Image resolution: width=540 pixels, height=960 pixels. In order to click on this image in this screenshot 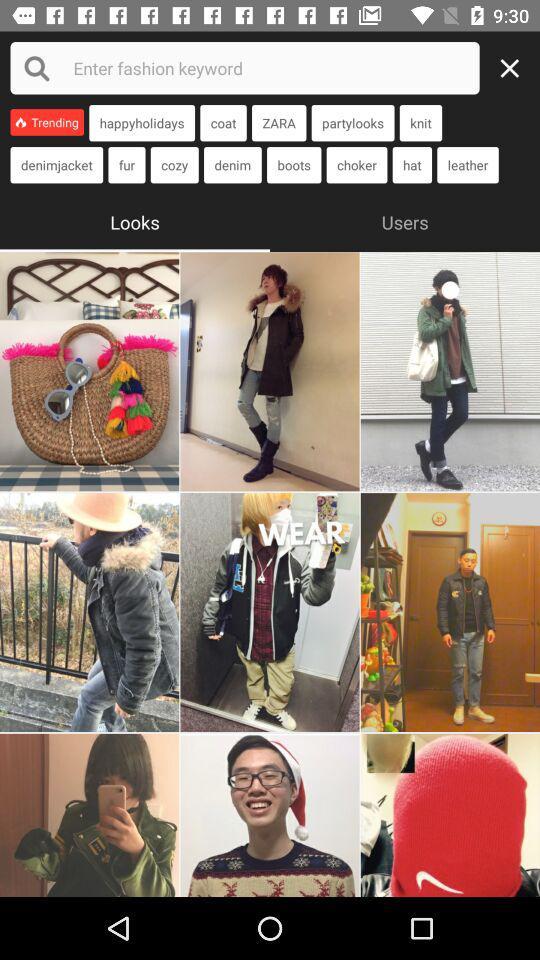, I will do `click(88, 611)`.